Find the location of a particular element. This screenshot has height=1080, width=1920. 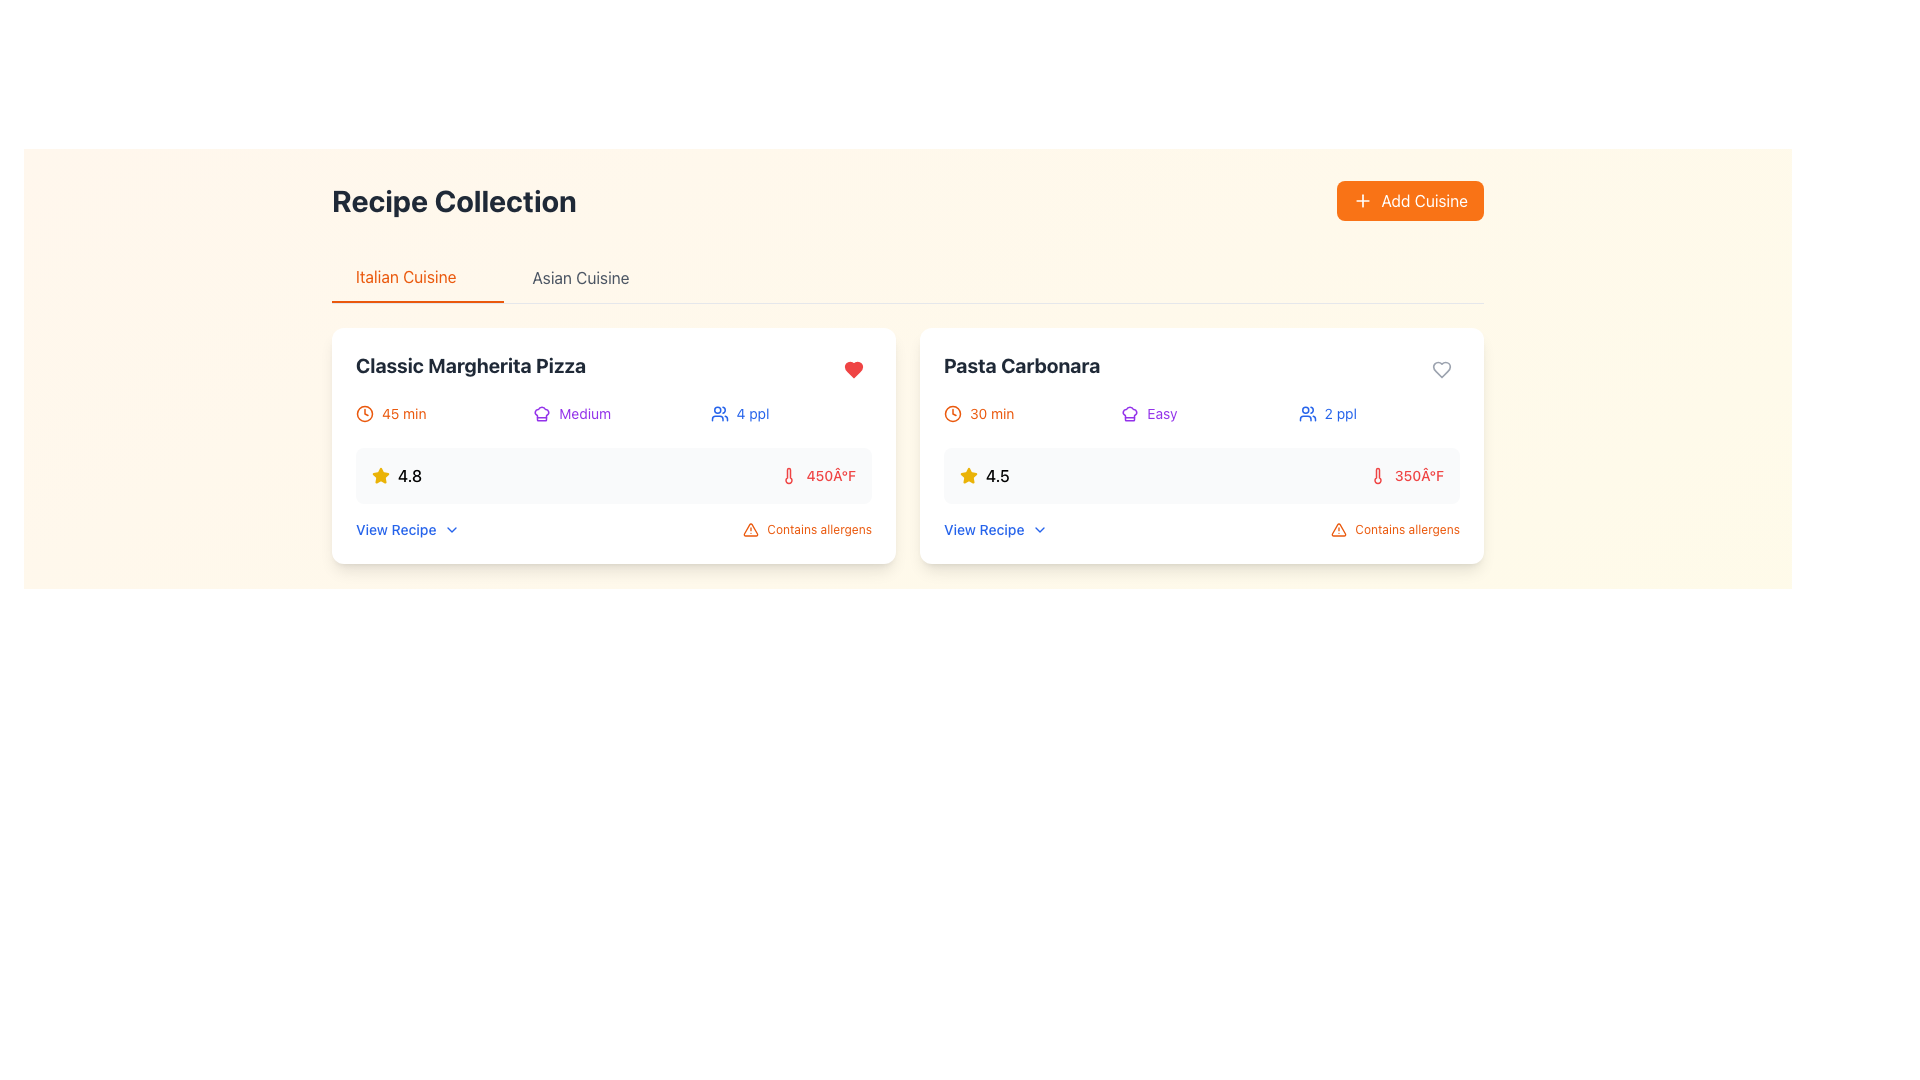

numerical rating displayed in the text label associated with the 'Pasta Carbonara' dish, located to the right of the yellow star icon in the rating section is located at coordinates (997, 475).